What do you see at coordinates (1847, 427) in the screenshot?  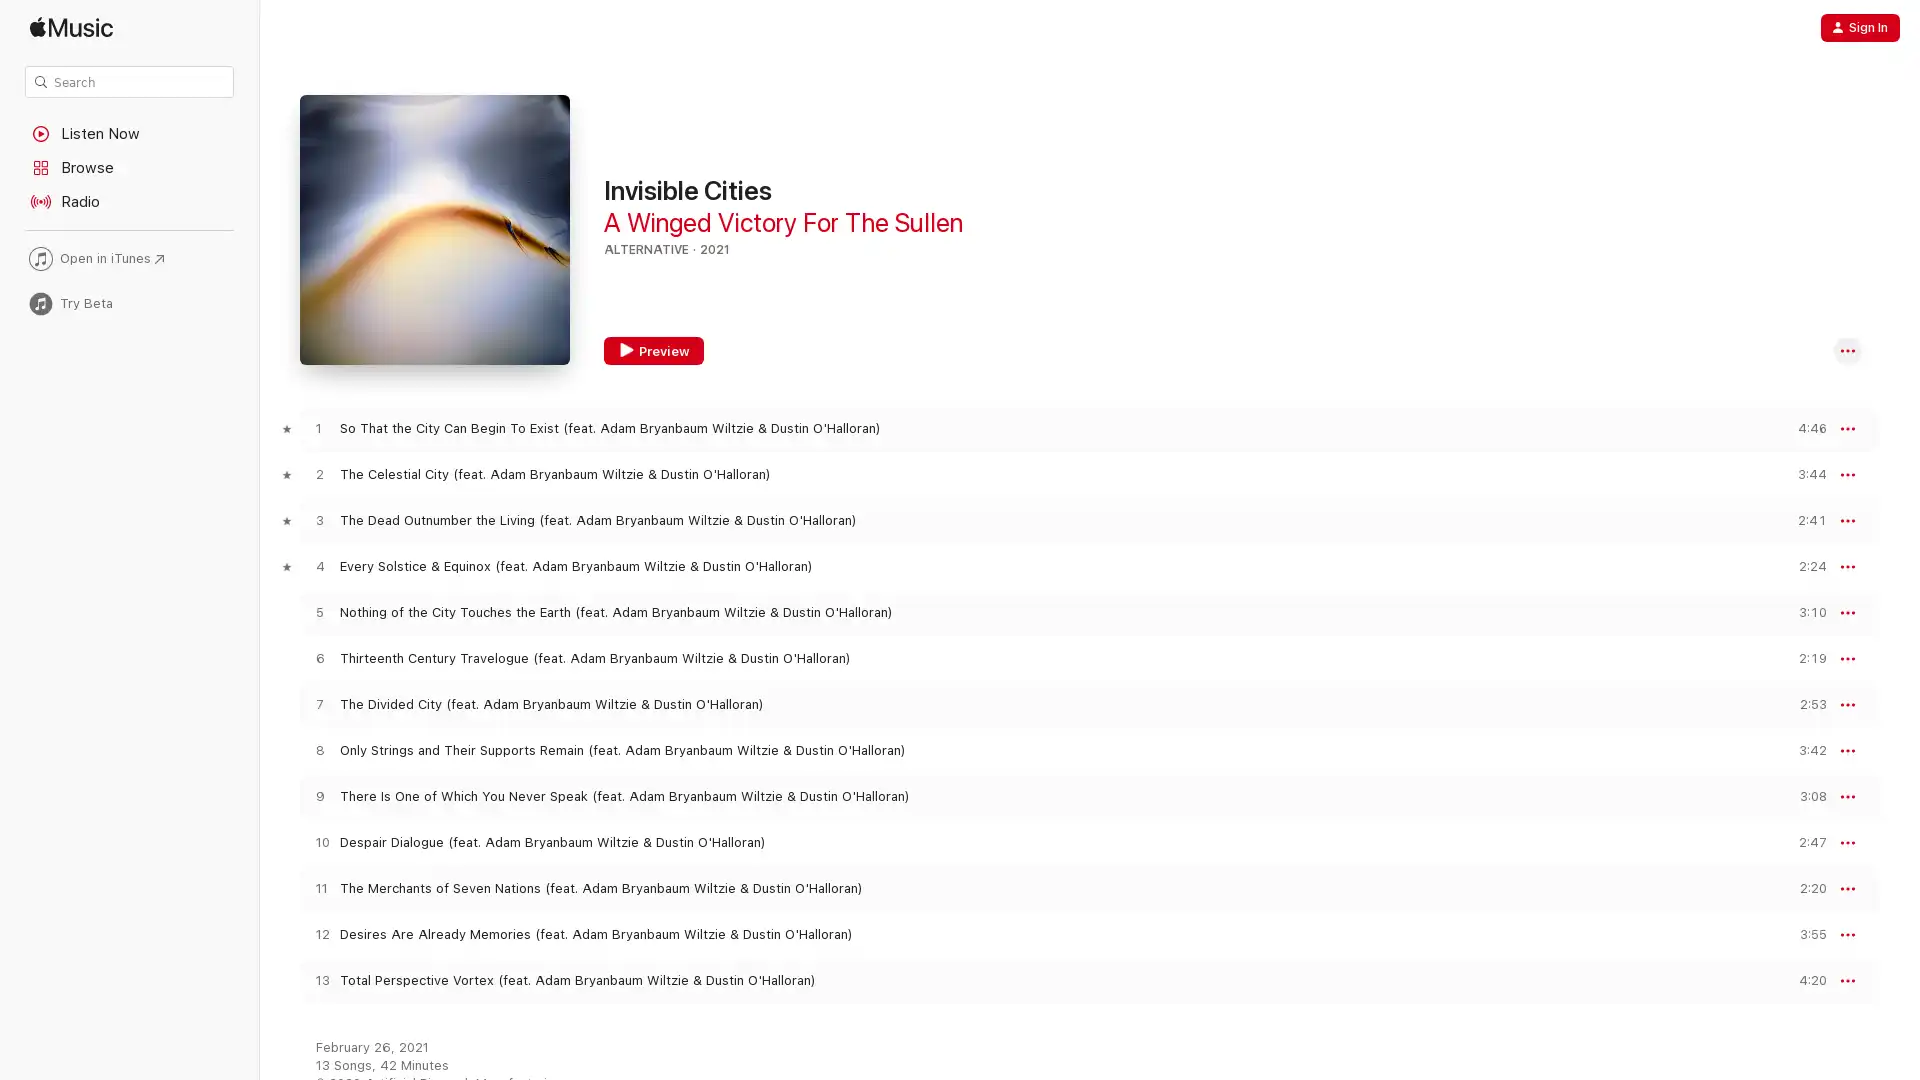 I see `More` at bounding box center [1847, 427].